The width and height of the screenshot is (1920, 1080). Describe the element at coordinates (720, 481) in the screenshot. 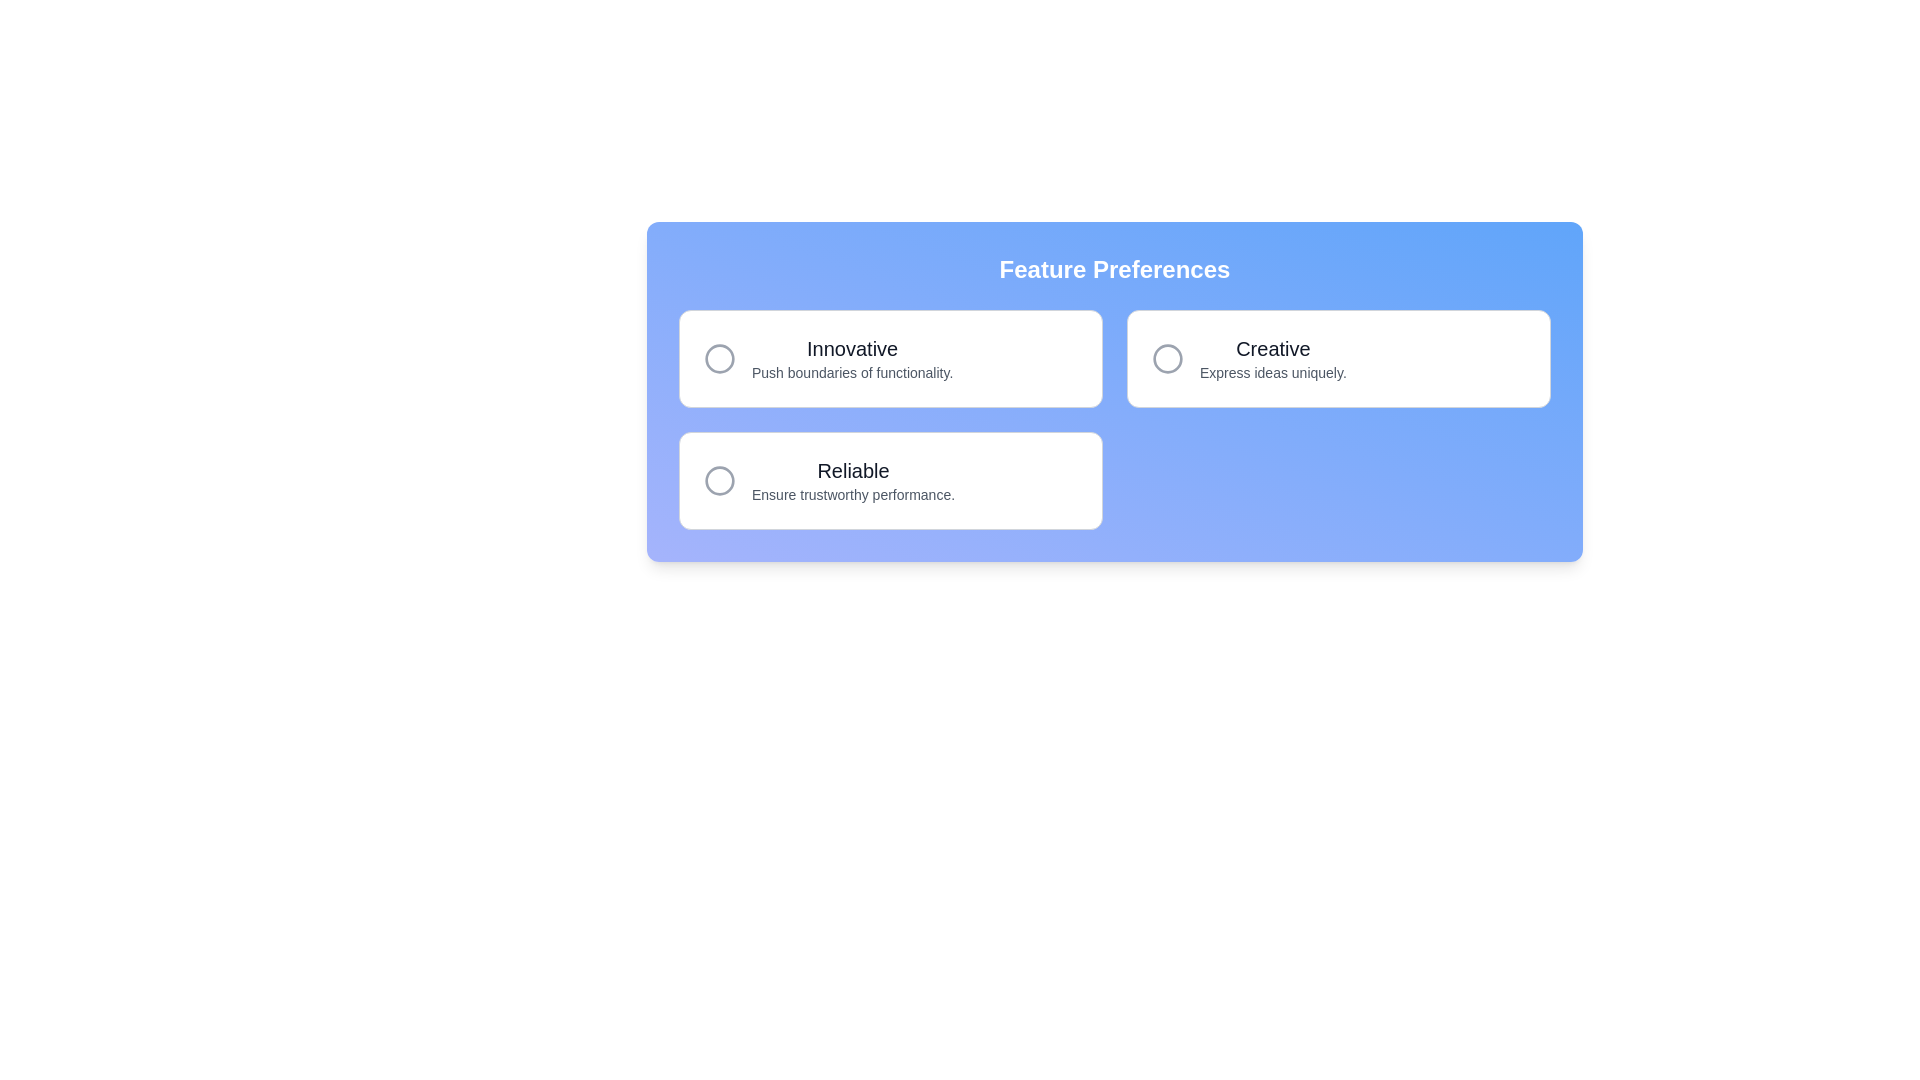

I see `the circular SVG radio button located to the left of the label 'Reliable Ensure trustworthy performance.'` at that location.